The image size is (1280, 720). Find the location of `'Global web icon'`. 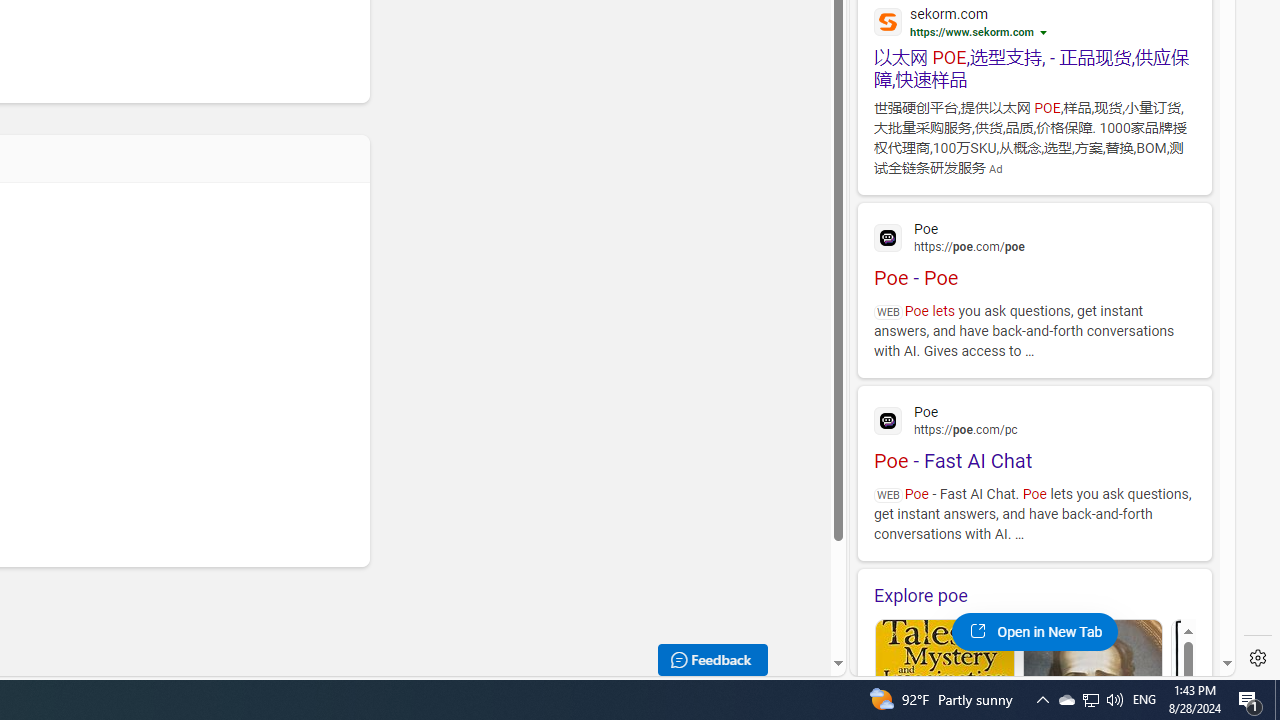

'Global web icon' is located at coordinates (887, 420).